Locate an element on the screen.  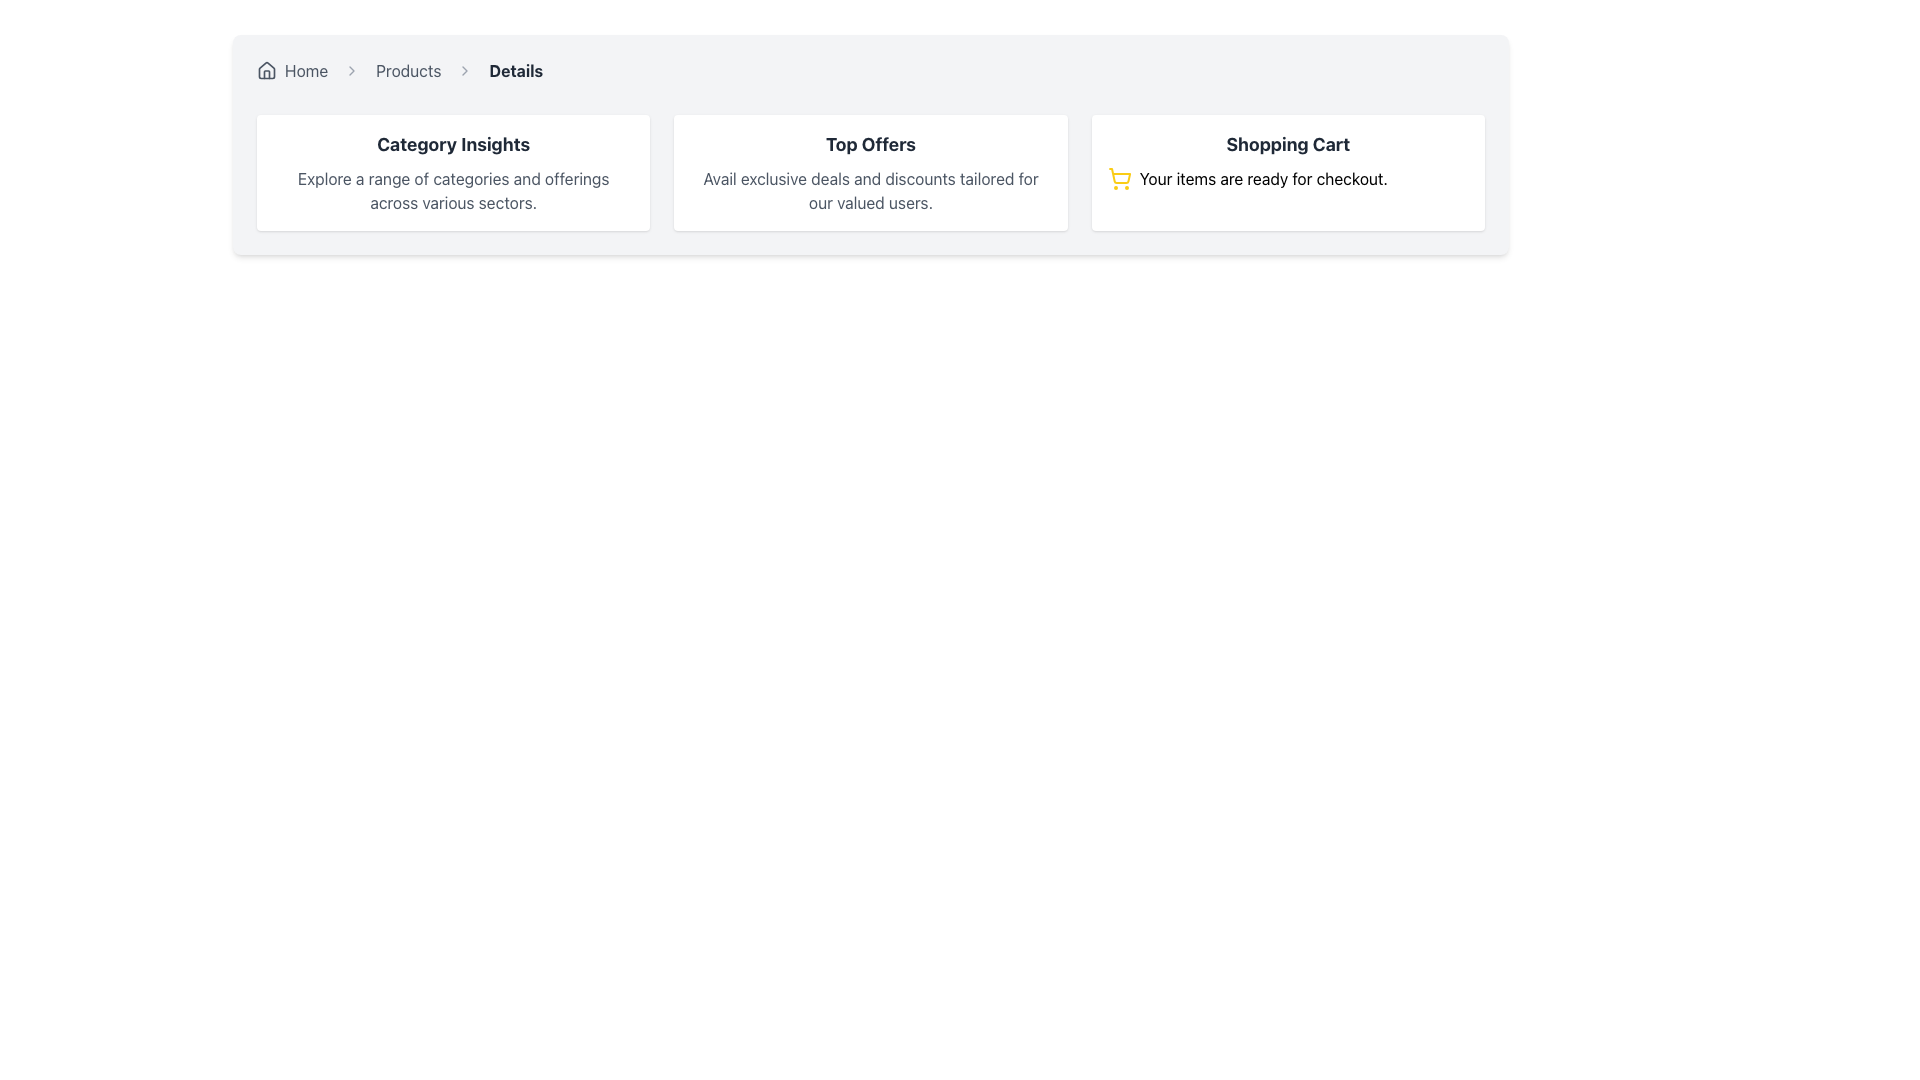
the 'Top Offers' heading text element, which is bold and large-sized, located in the middle card at the top of the section is located at coordinates (870, 144).